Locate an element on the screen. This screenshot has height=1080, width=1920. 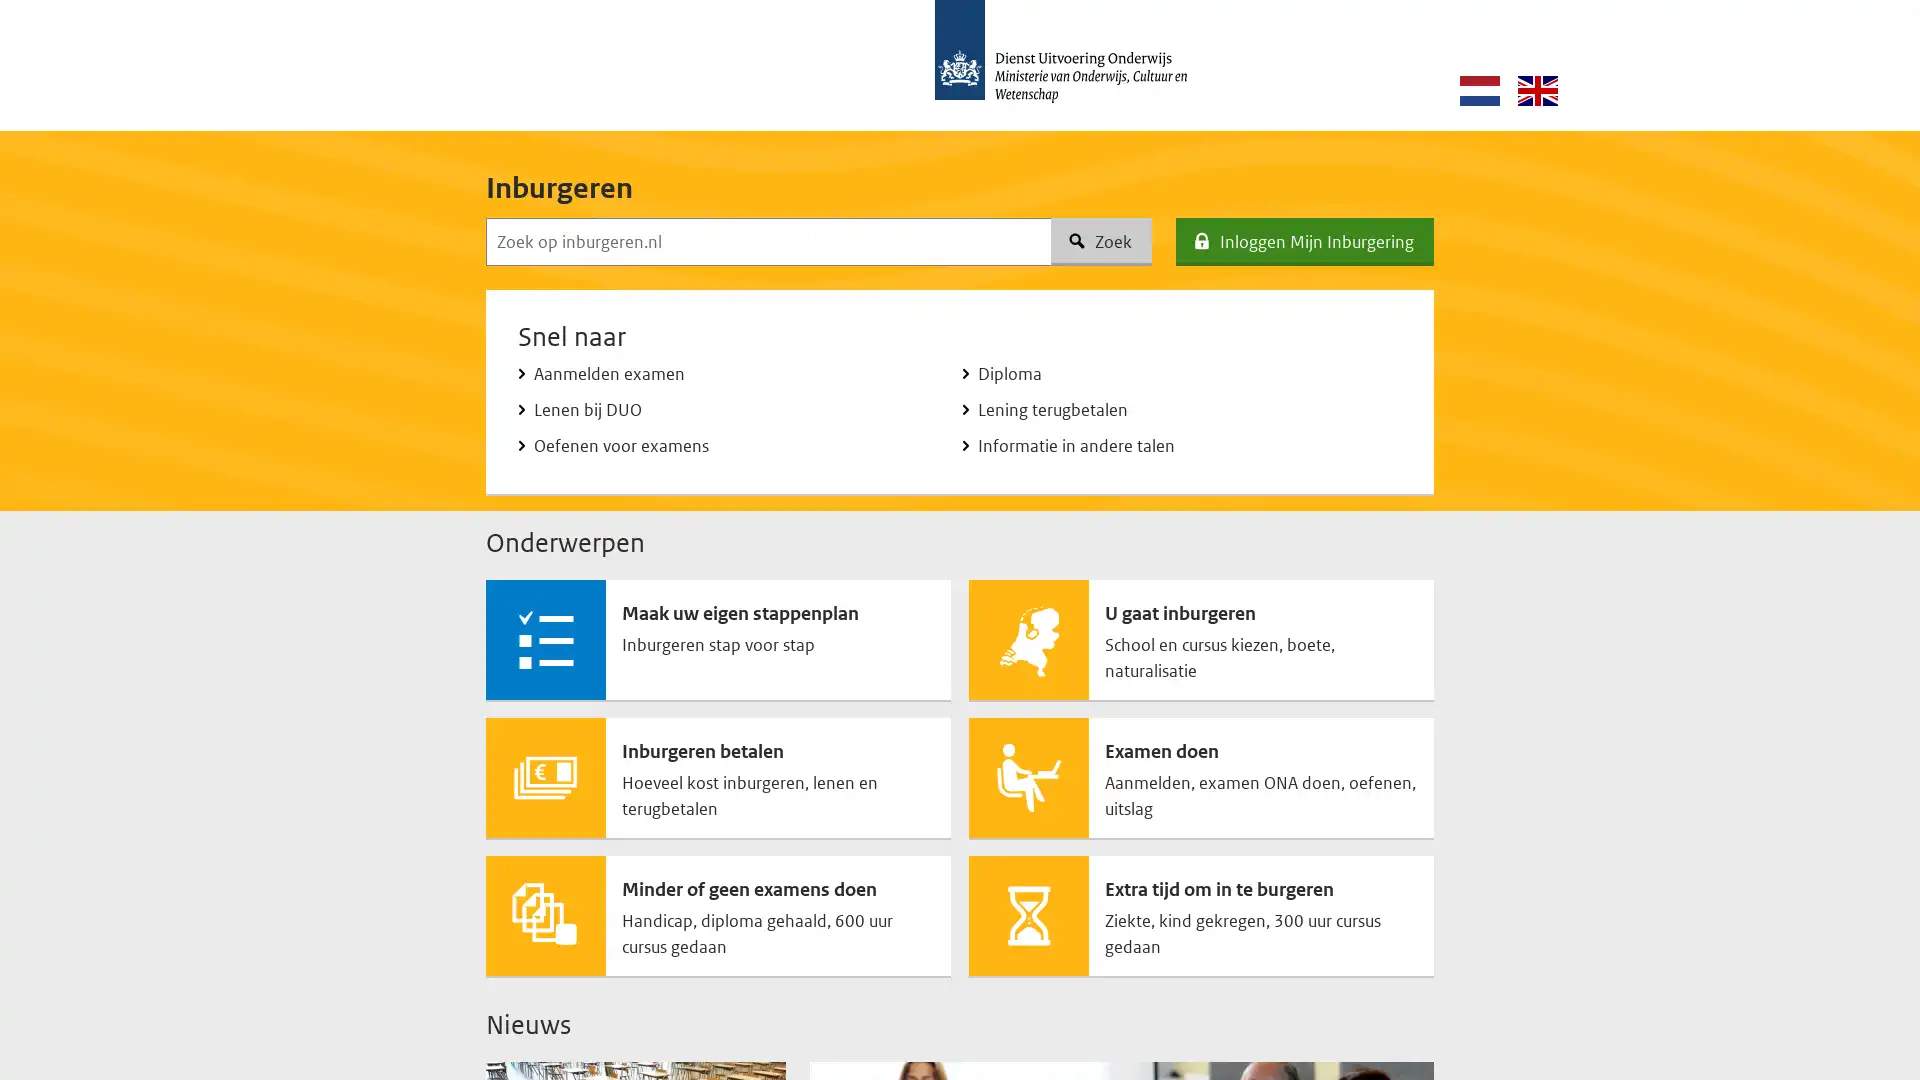
Inloggen Mijn Inburgering is located at coordinates (1305, 241).